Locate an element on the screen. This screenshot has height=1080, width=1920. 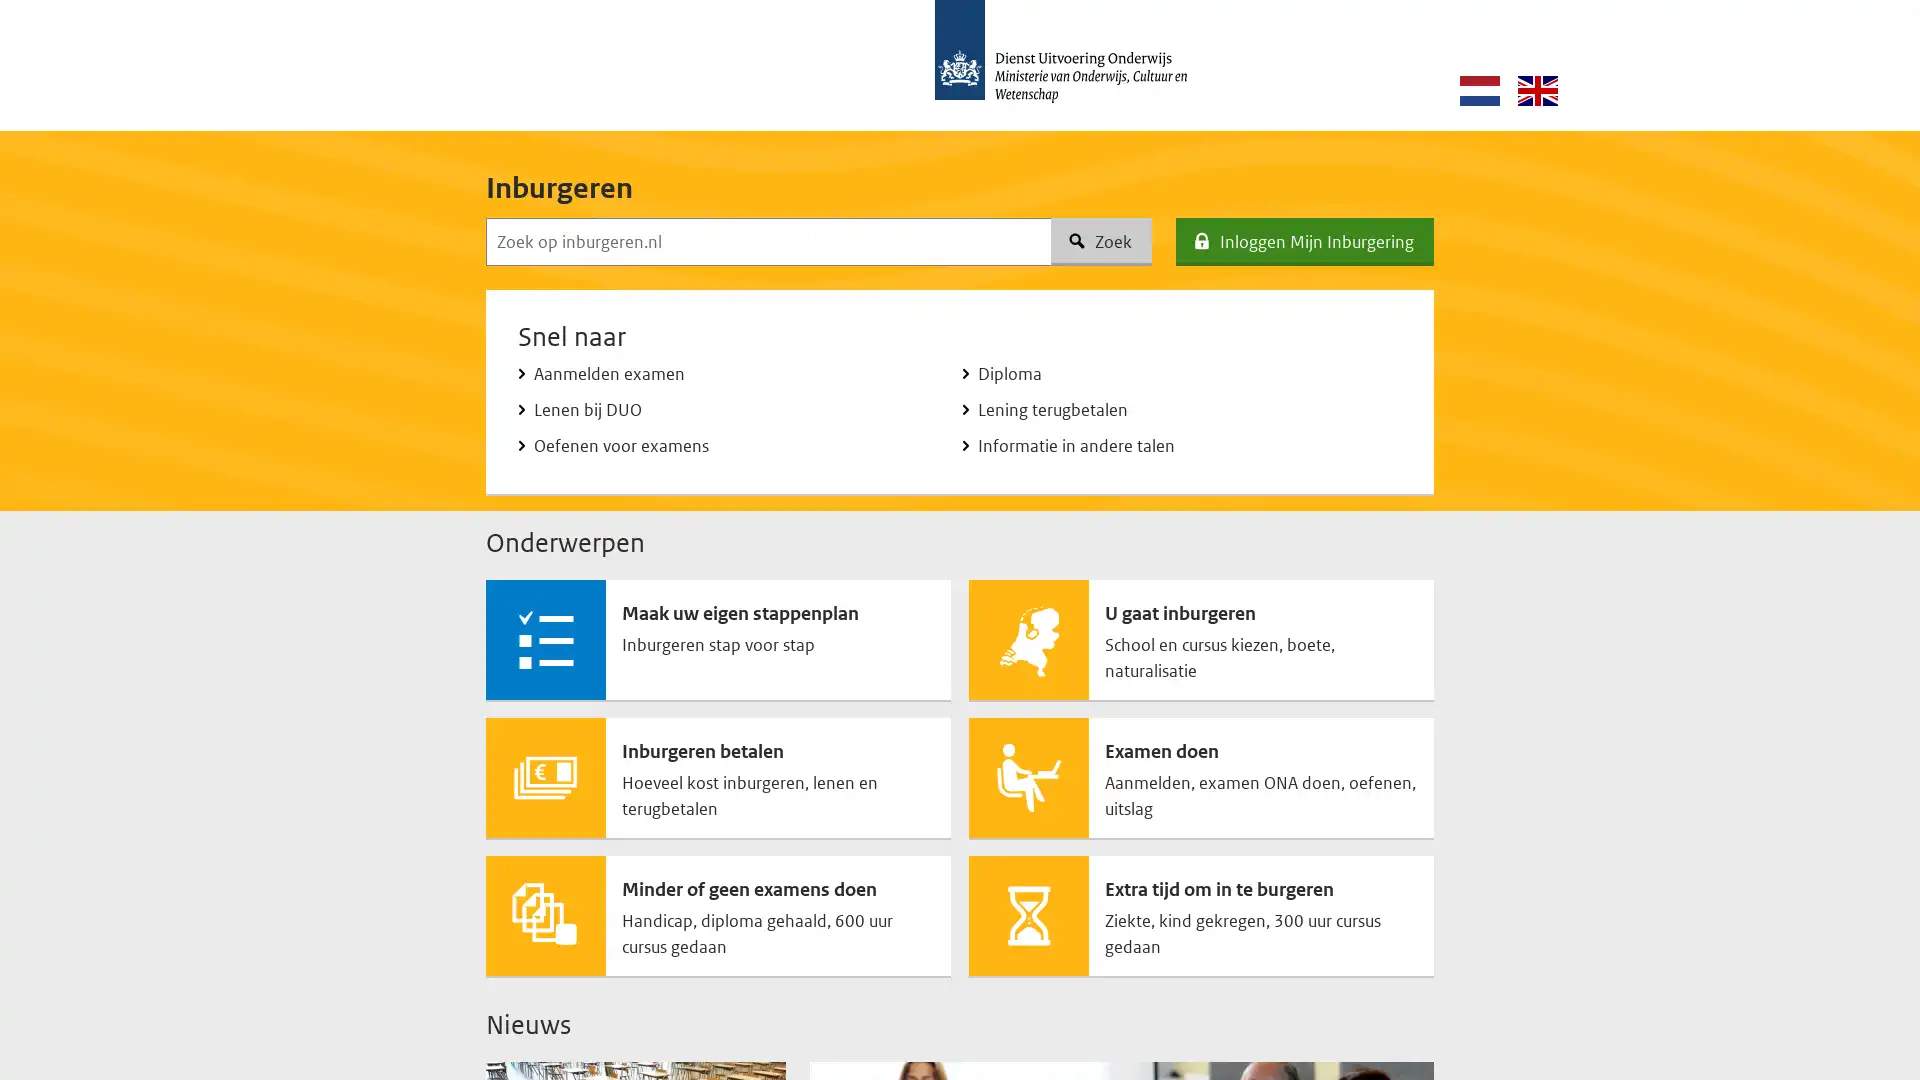
Inloggen Mijn Inburgering is located at coordinates (1305, 241).